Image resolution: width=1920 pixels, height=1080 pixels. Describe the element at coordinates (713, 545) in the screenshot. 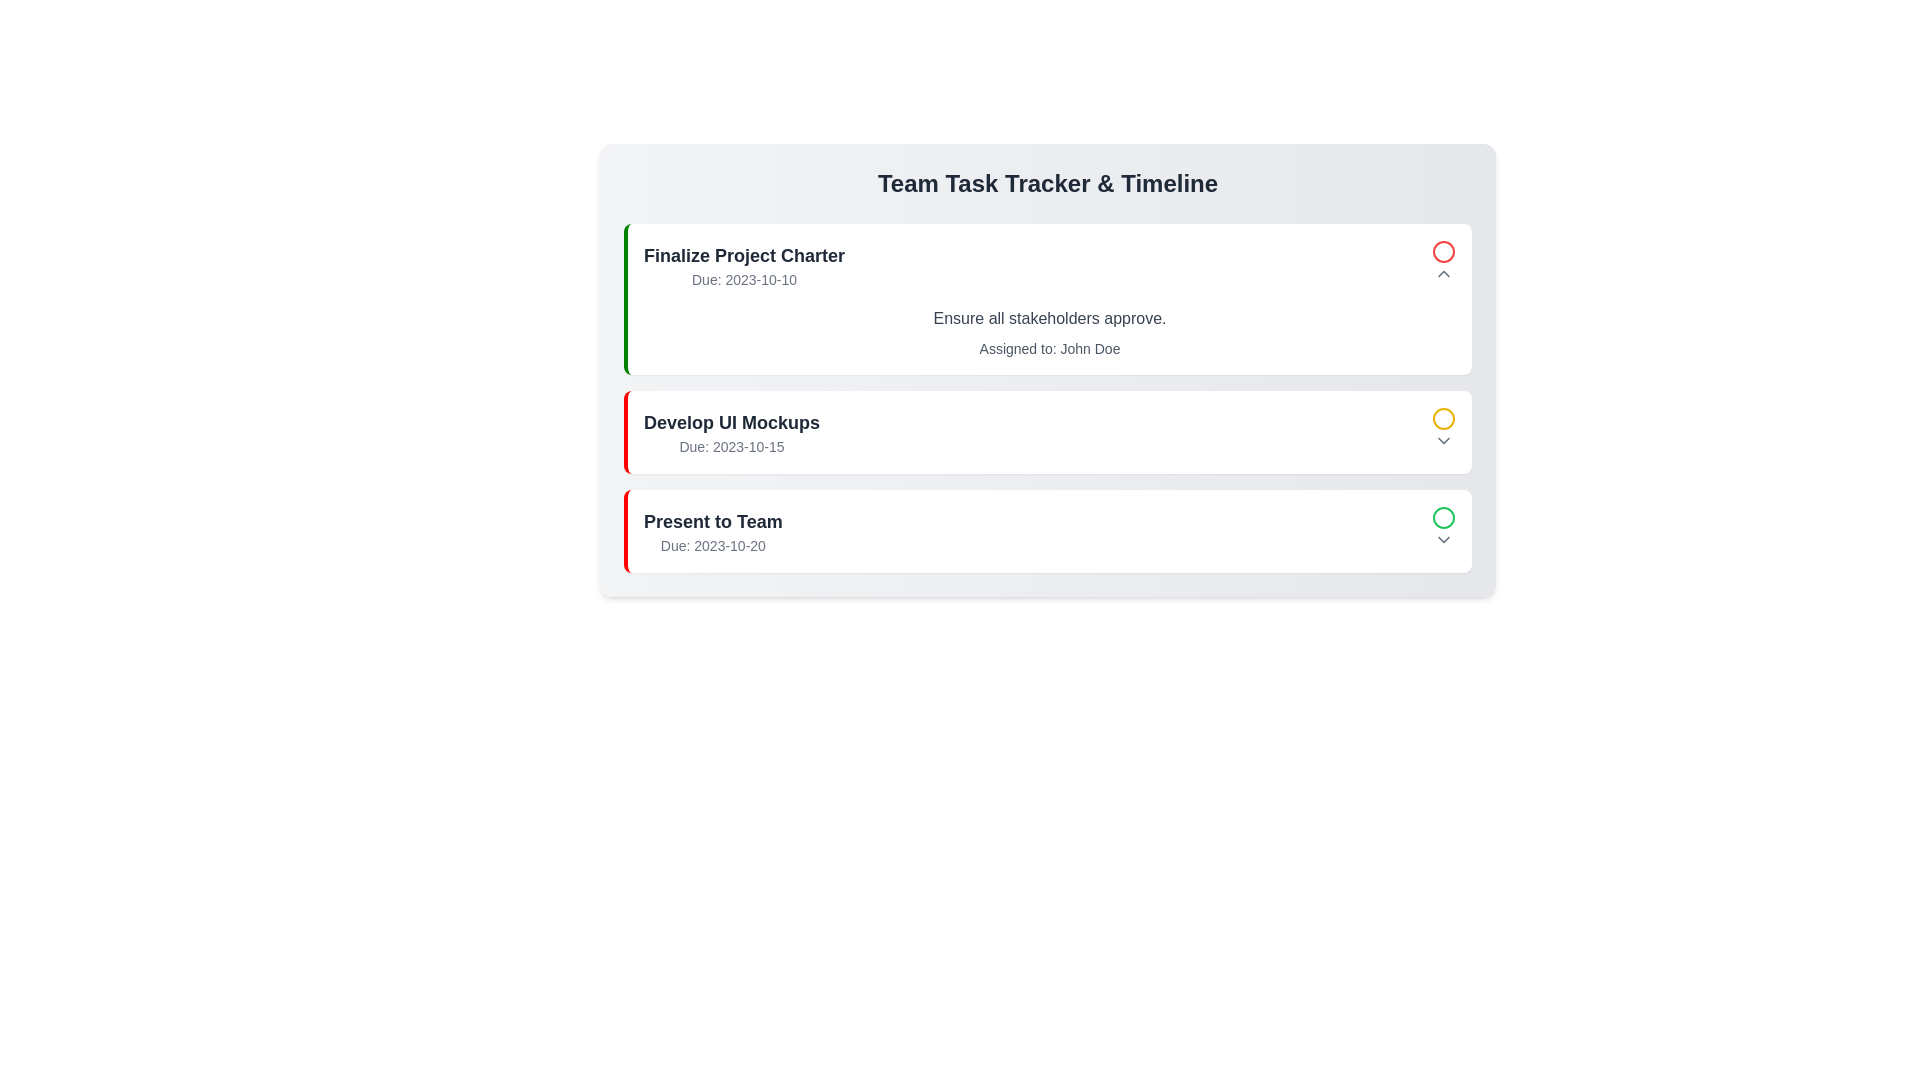

I see `the text label displaying 'Due: 2023-10-20', which is located directly under the title 'Present to Team'` at that location.